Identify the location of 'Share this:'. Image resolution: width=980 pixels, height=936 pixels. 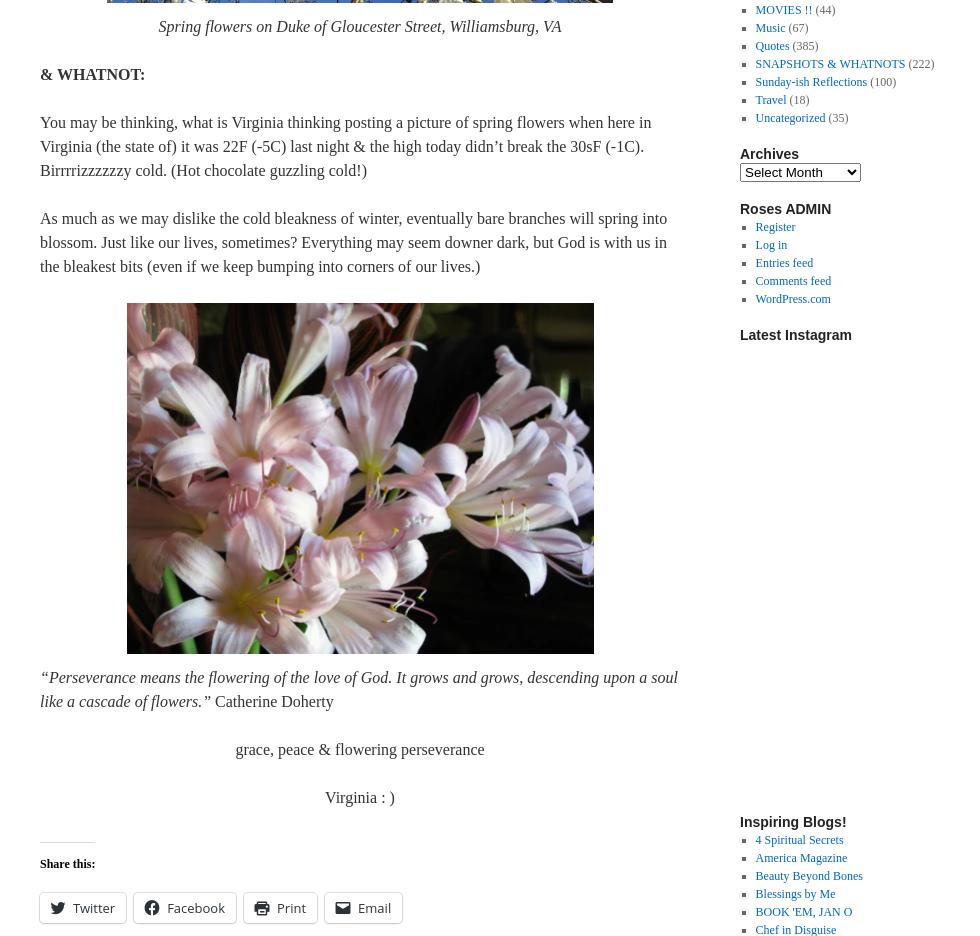
(67, 863).